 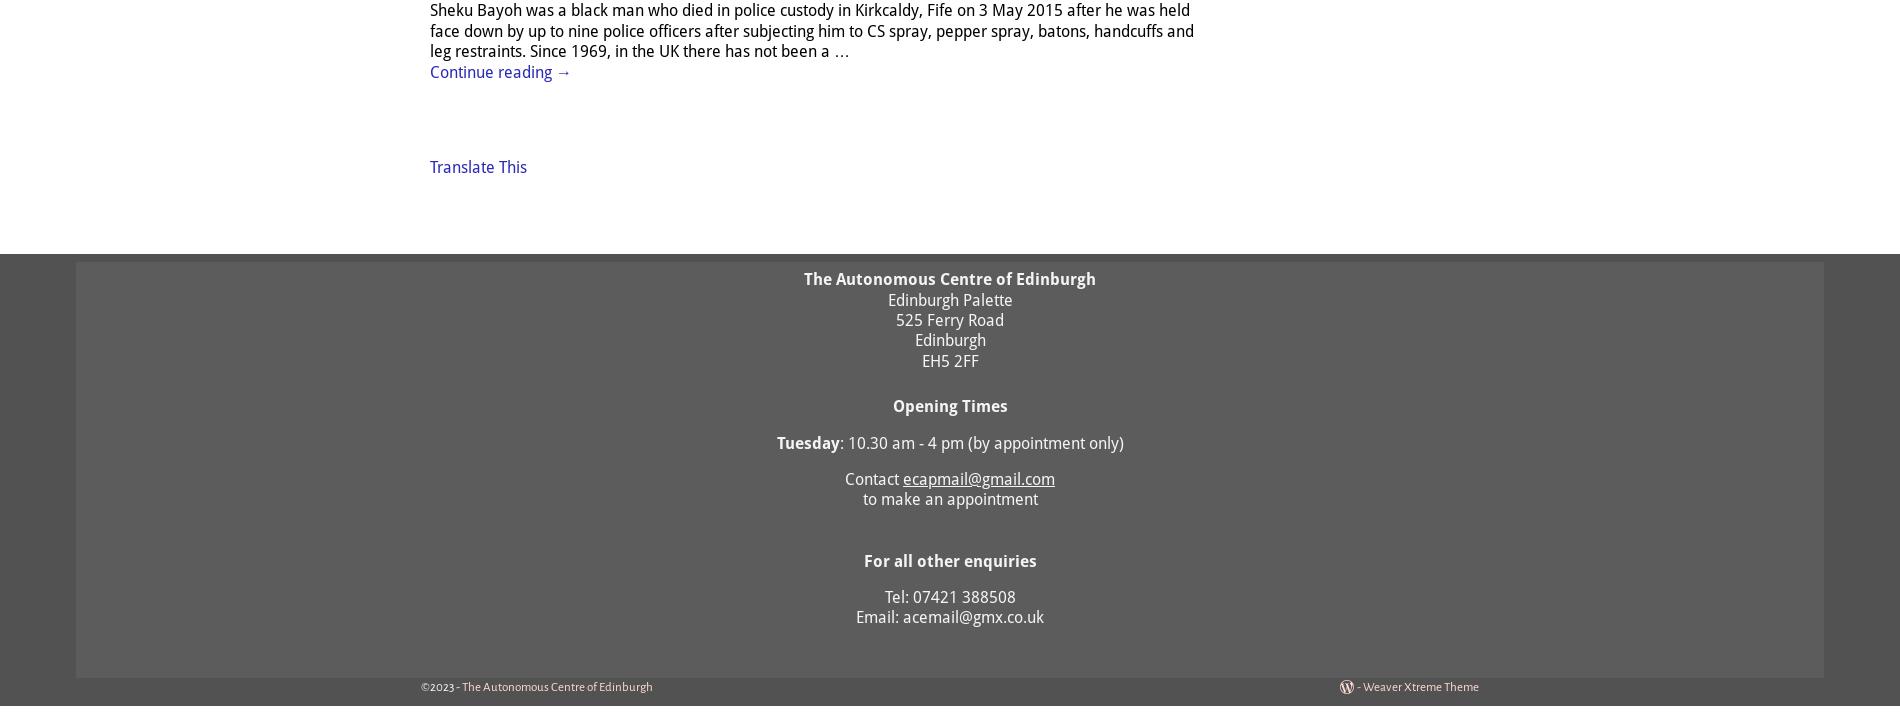 I want to click on 'Edinburgh Palette', so click(x=948, y=299).